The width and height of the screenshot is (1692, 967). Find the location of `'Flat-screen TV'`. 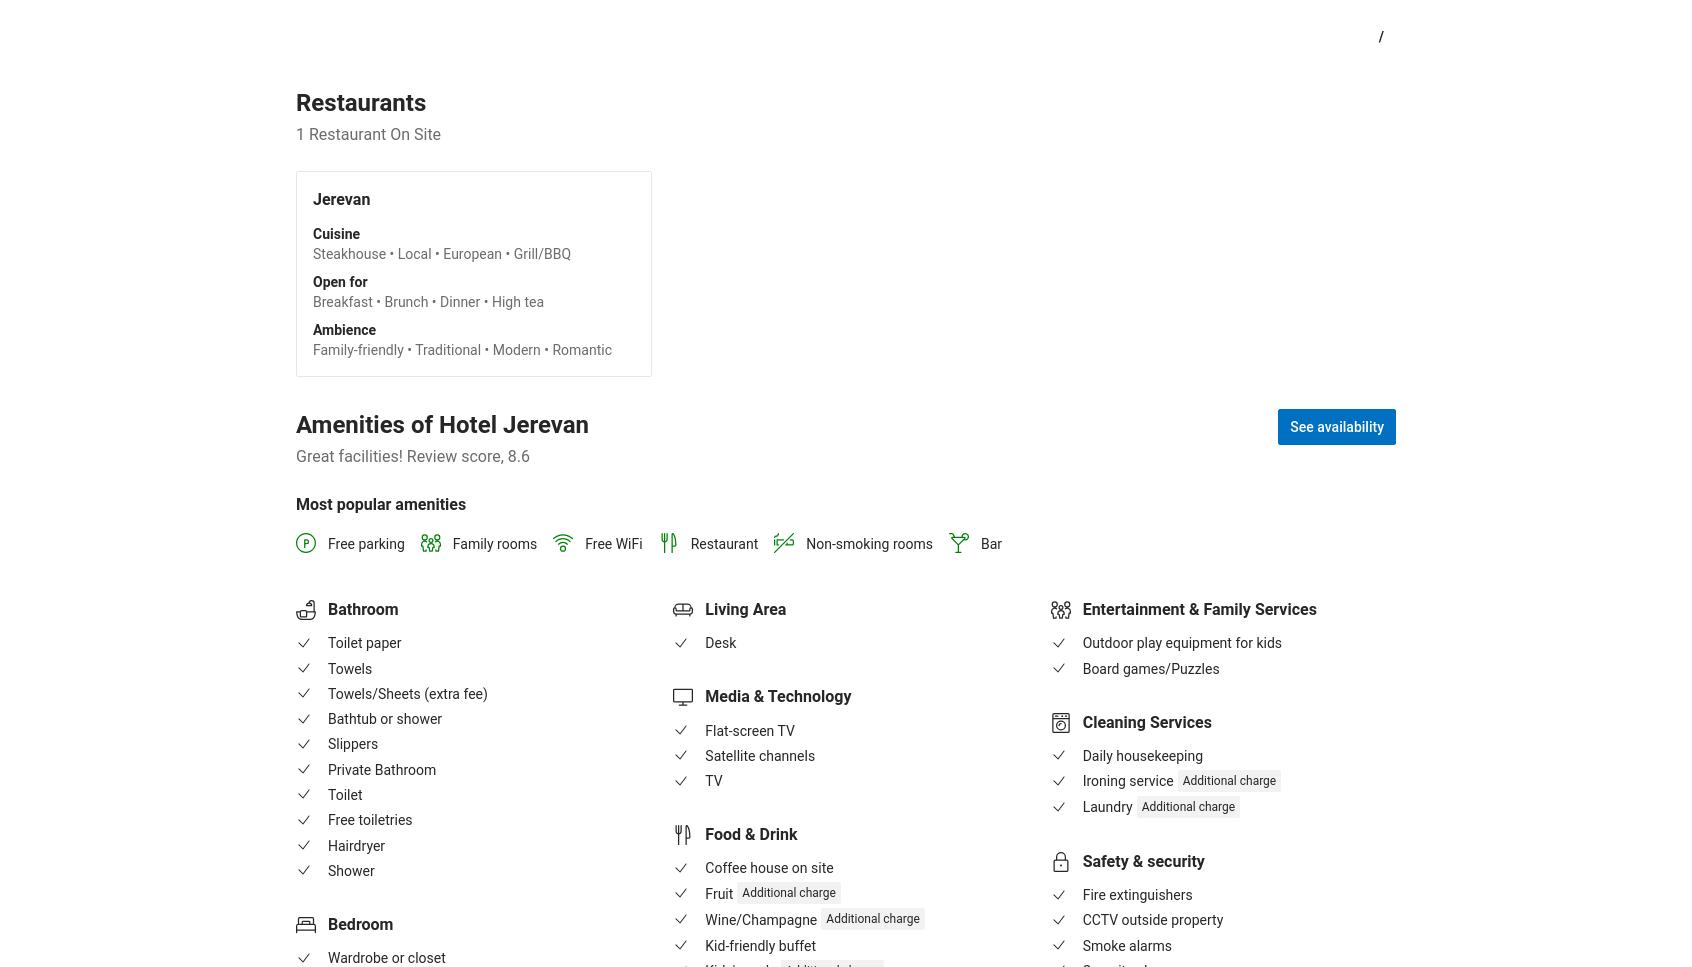

'Flat-screen TV' is located at coordinates (748, 728).